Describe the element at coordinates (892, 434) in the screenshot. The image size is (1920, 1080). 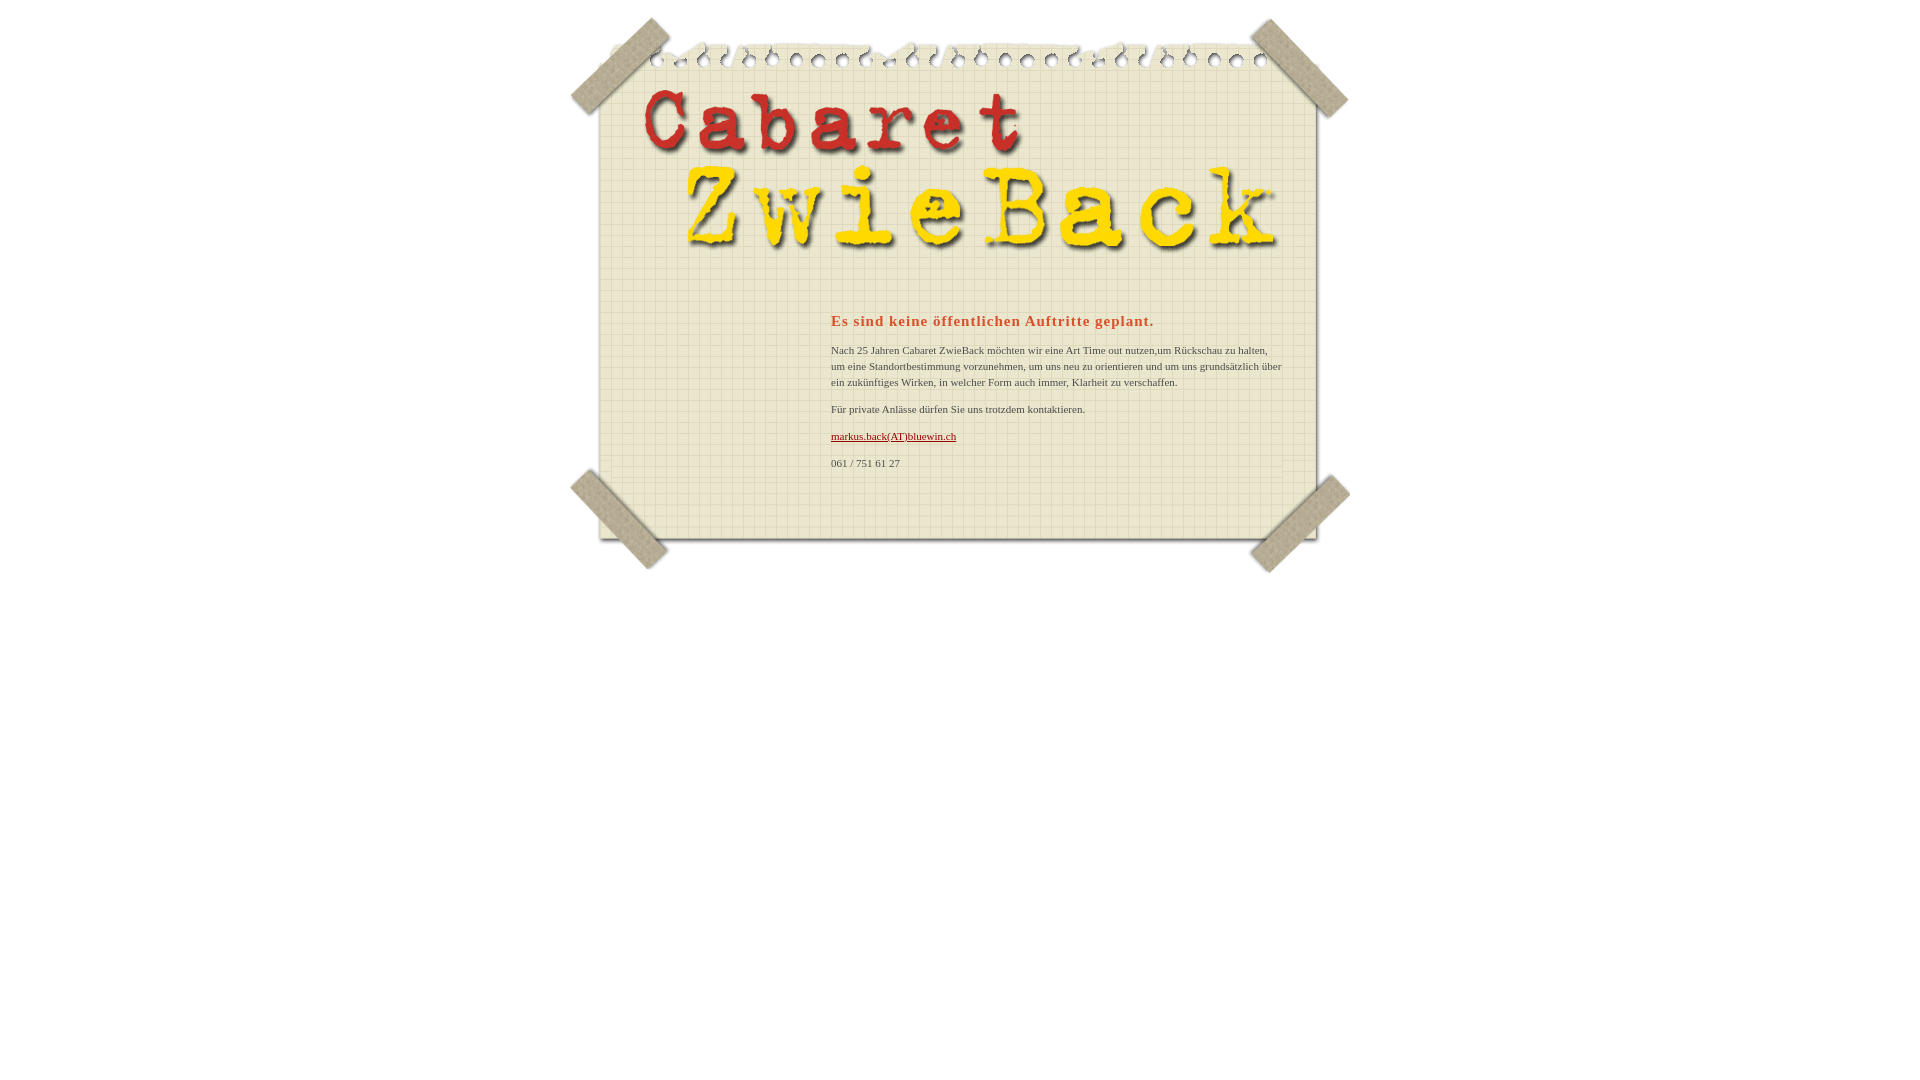
I see `'markus.back(AT)bluewin.ch'` at that location.